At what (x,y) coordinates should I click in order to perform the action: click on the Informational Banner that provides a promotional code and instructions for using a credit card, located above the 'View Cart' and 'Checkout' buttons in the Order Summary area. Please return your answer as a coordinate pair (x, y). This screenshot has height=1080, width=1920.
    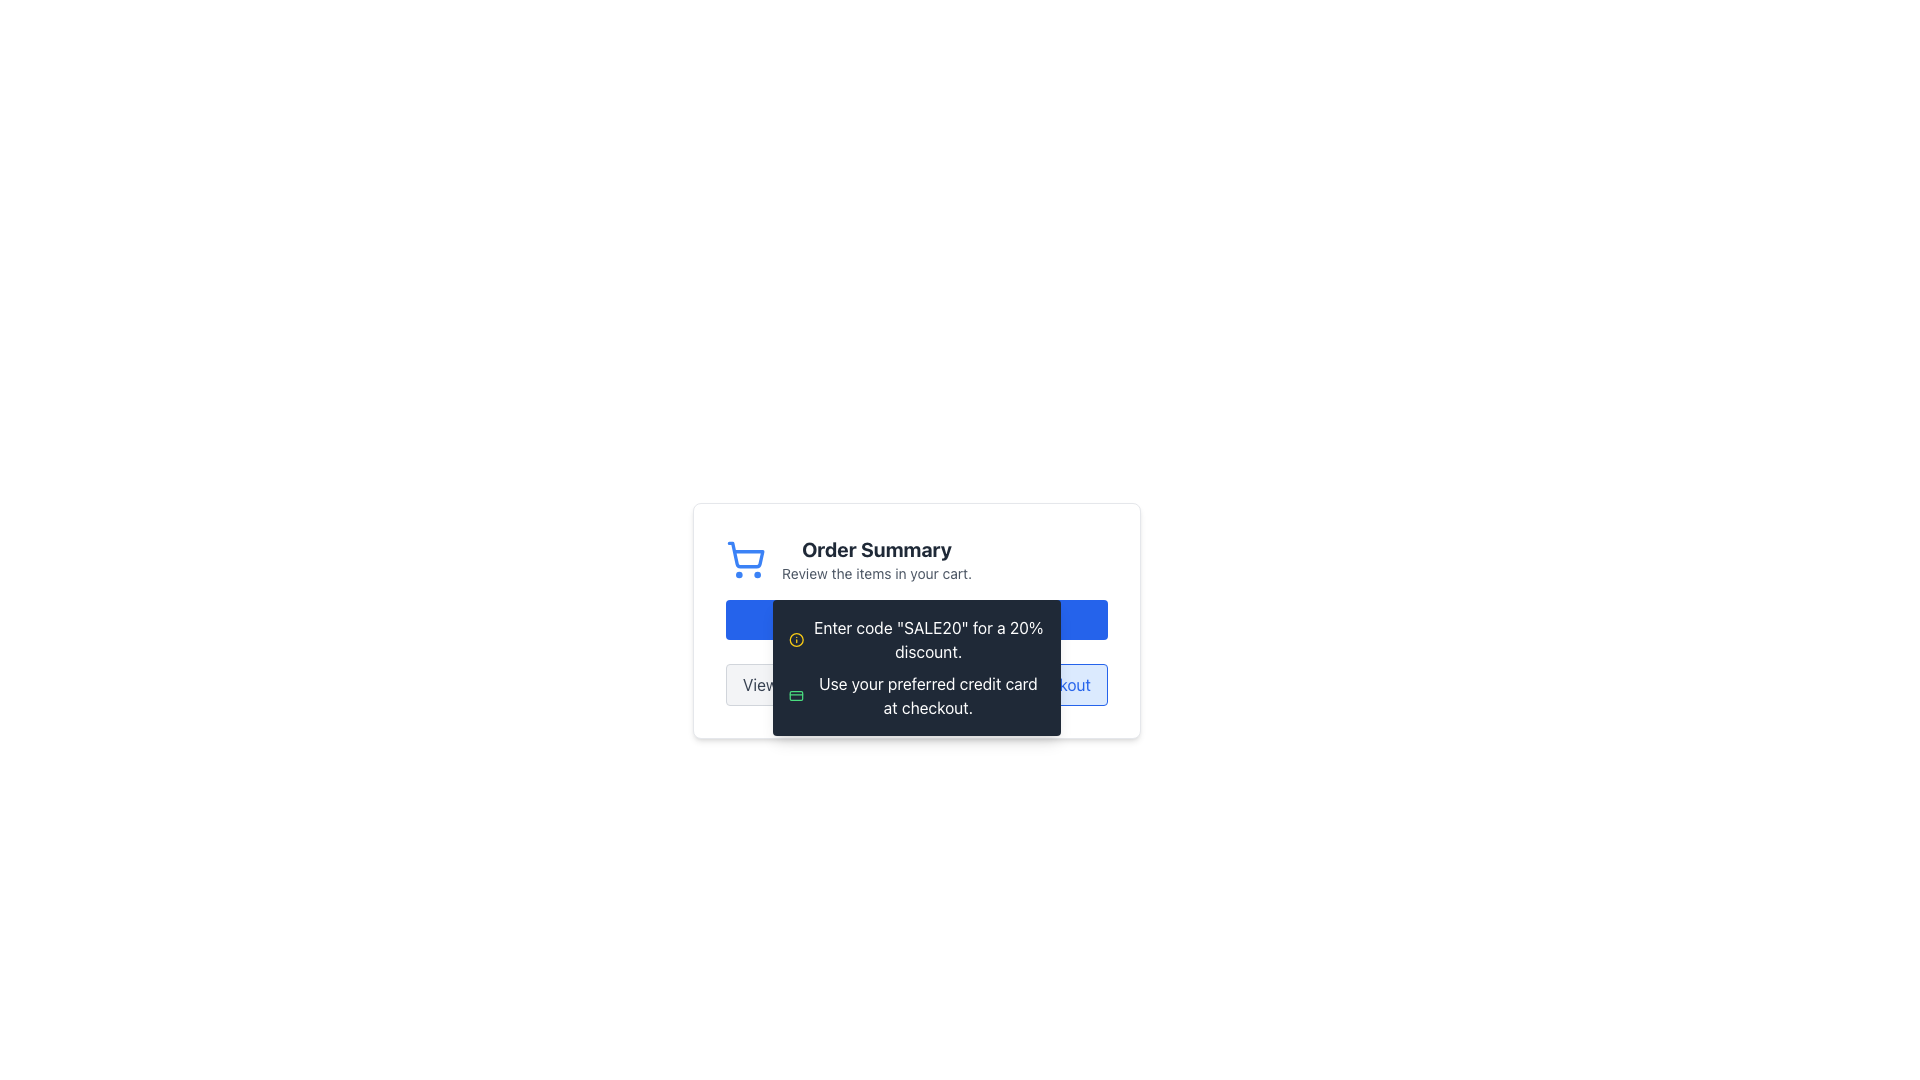
    Looking at the image, I should click on (915, 667).